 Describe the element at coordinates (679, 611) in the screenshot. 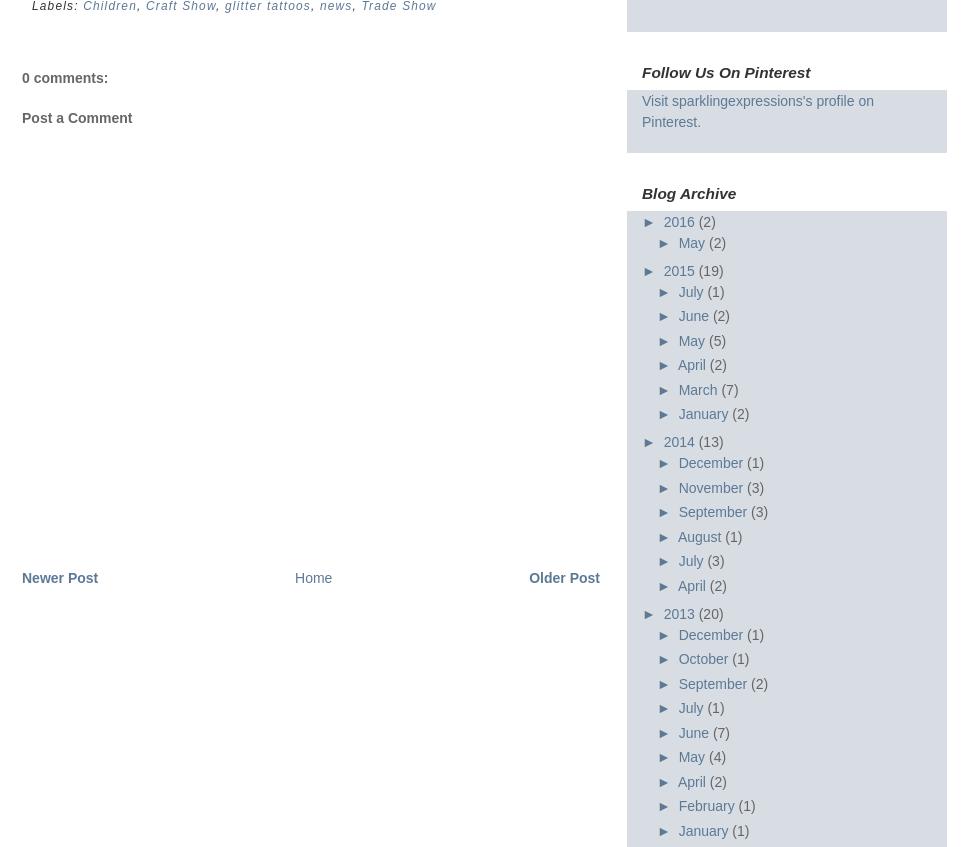

I see `'2013'` at that location.